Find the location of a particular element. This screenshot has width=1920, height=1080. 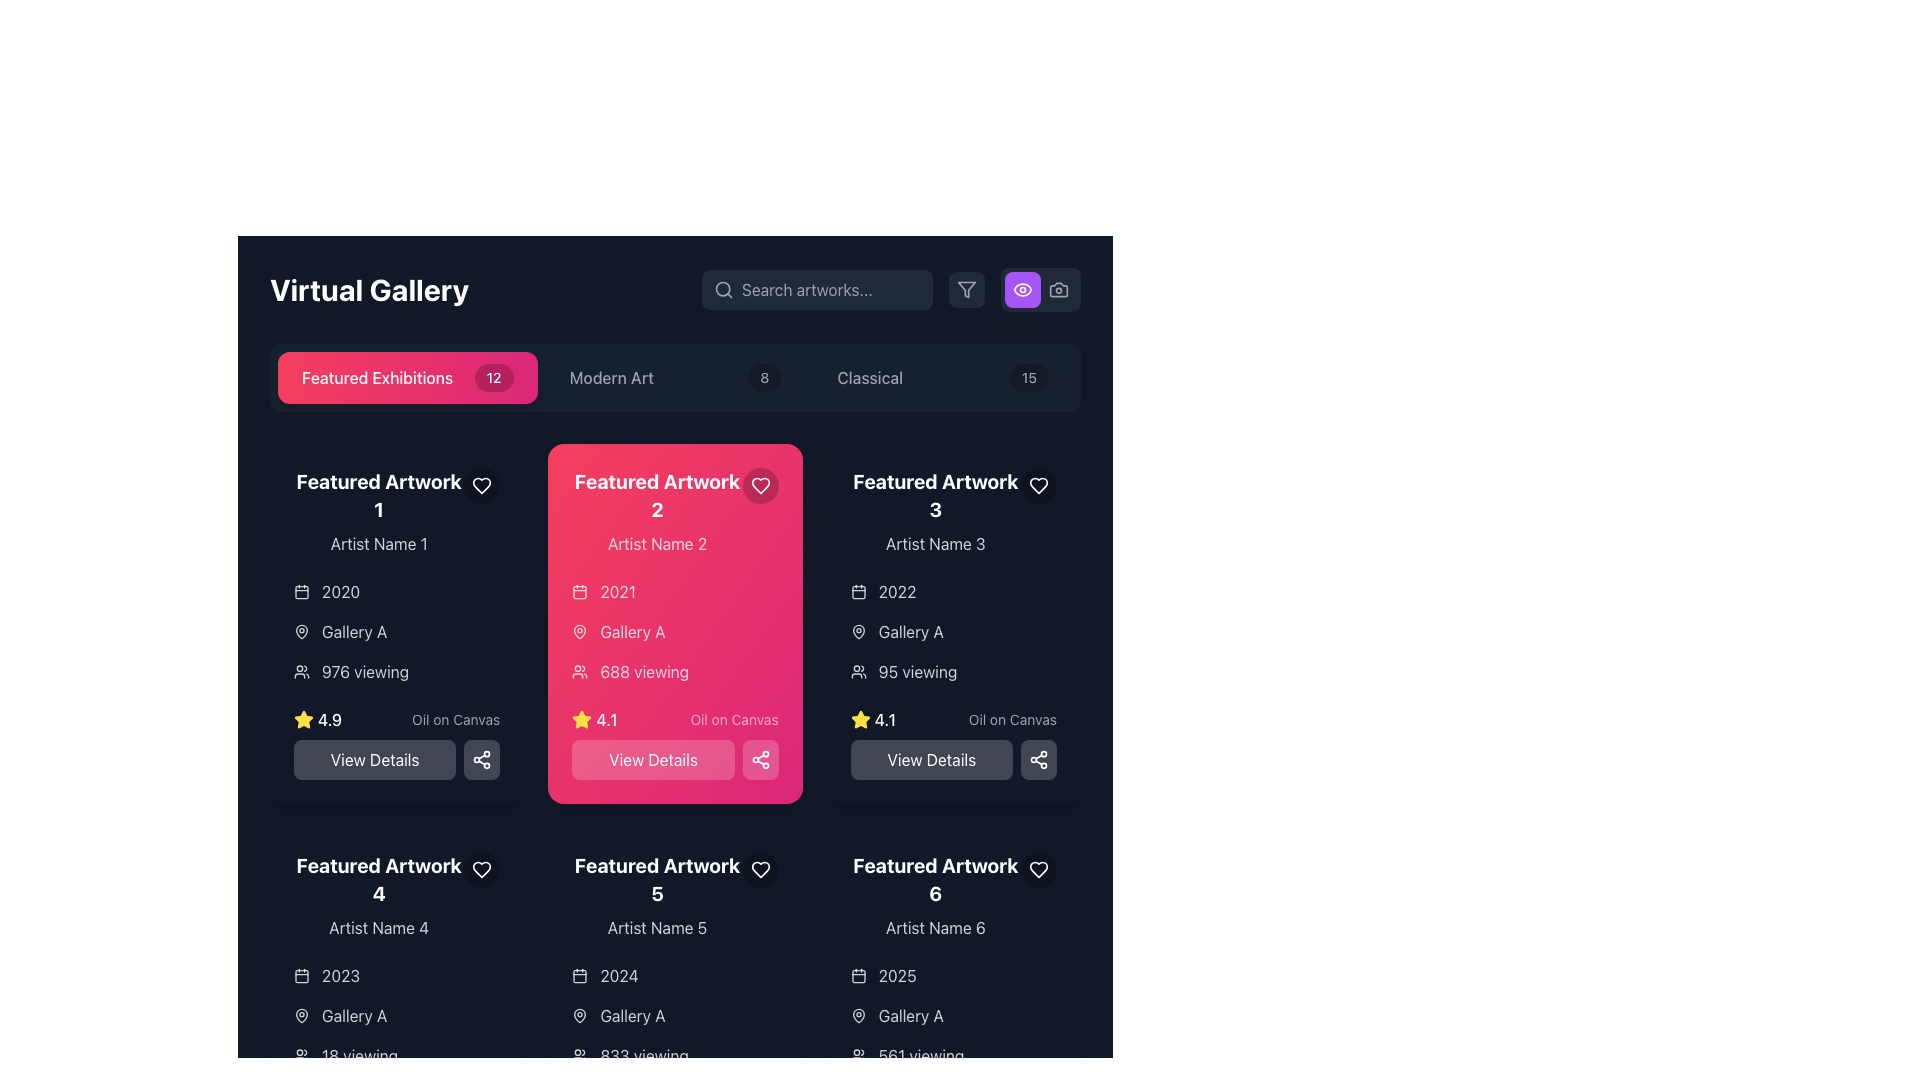

the text label providing descriptive information about the artwork, located to the right of the rating star icon and numeric rating in the metadata section under 'Featured Artwork 1' is located at coordinates (455, 720).